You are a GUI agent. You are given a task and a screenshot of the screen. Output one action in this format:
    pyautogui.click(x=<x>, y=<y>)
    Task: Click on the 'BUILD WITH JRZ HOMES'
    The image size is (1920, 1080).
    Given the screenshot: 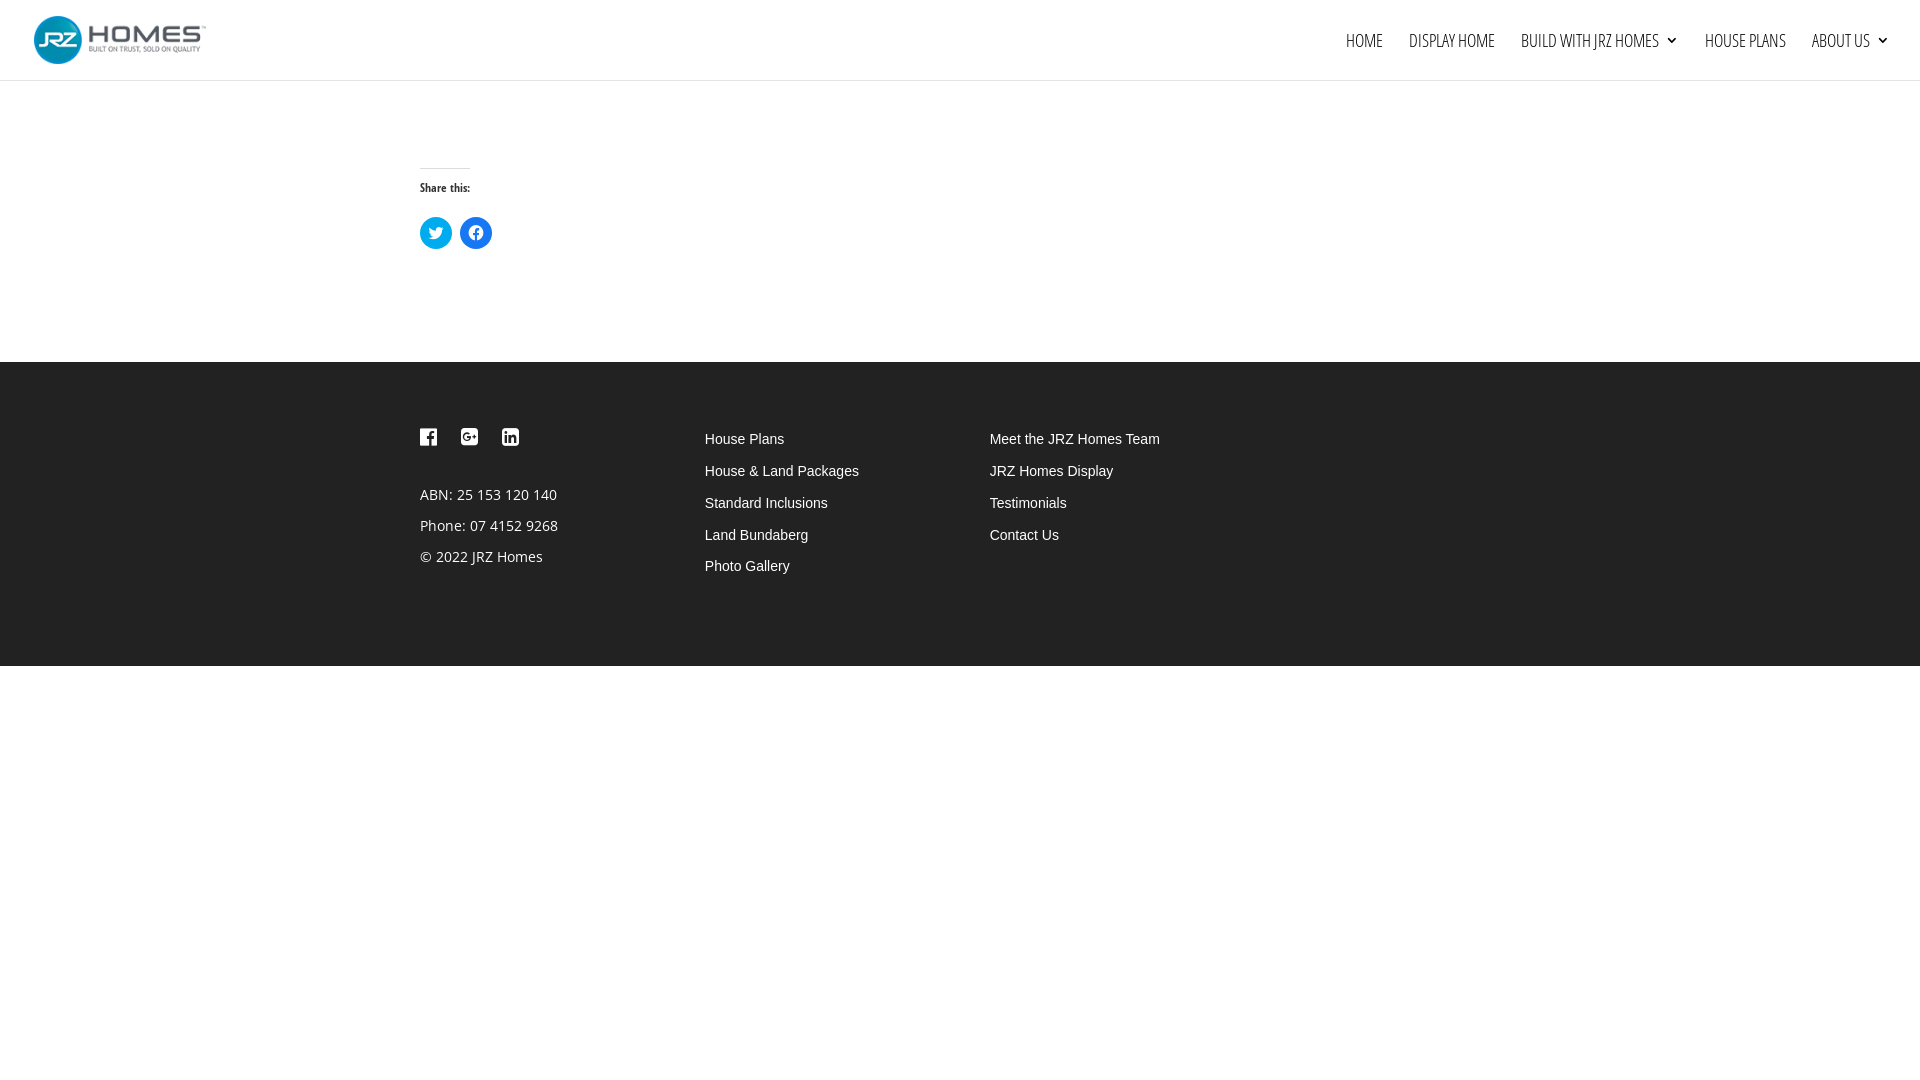 What is the action you would take?
    pyautogui.click(x=1598, y=55)
    